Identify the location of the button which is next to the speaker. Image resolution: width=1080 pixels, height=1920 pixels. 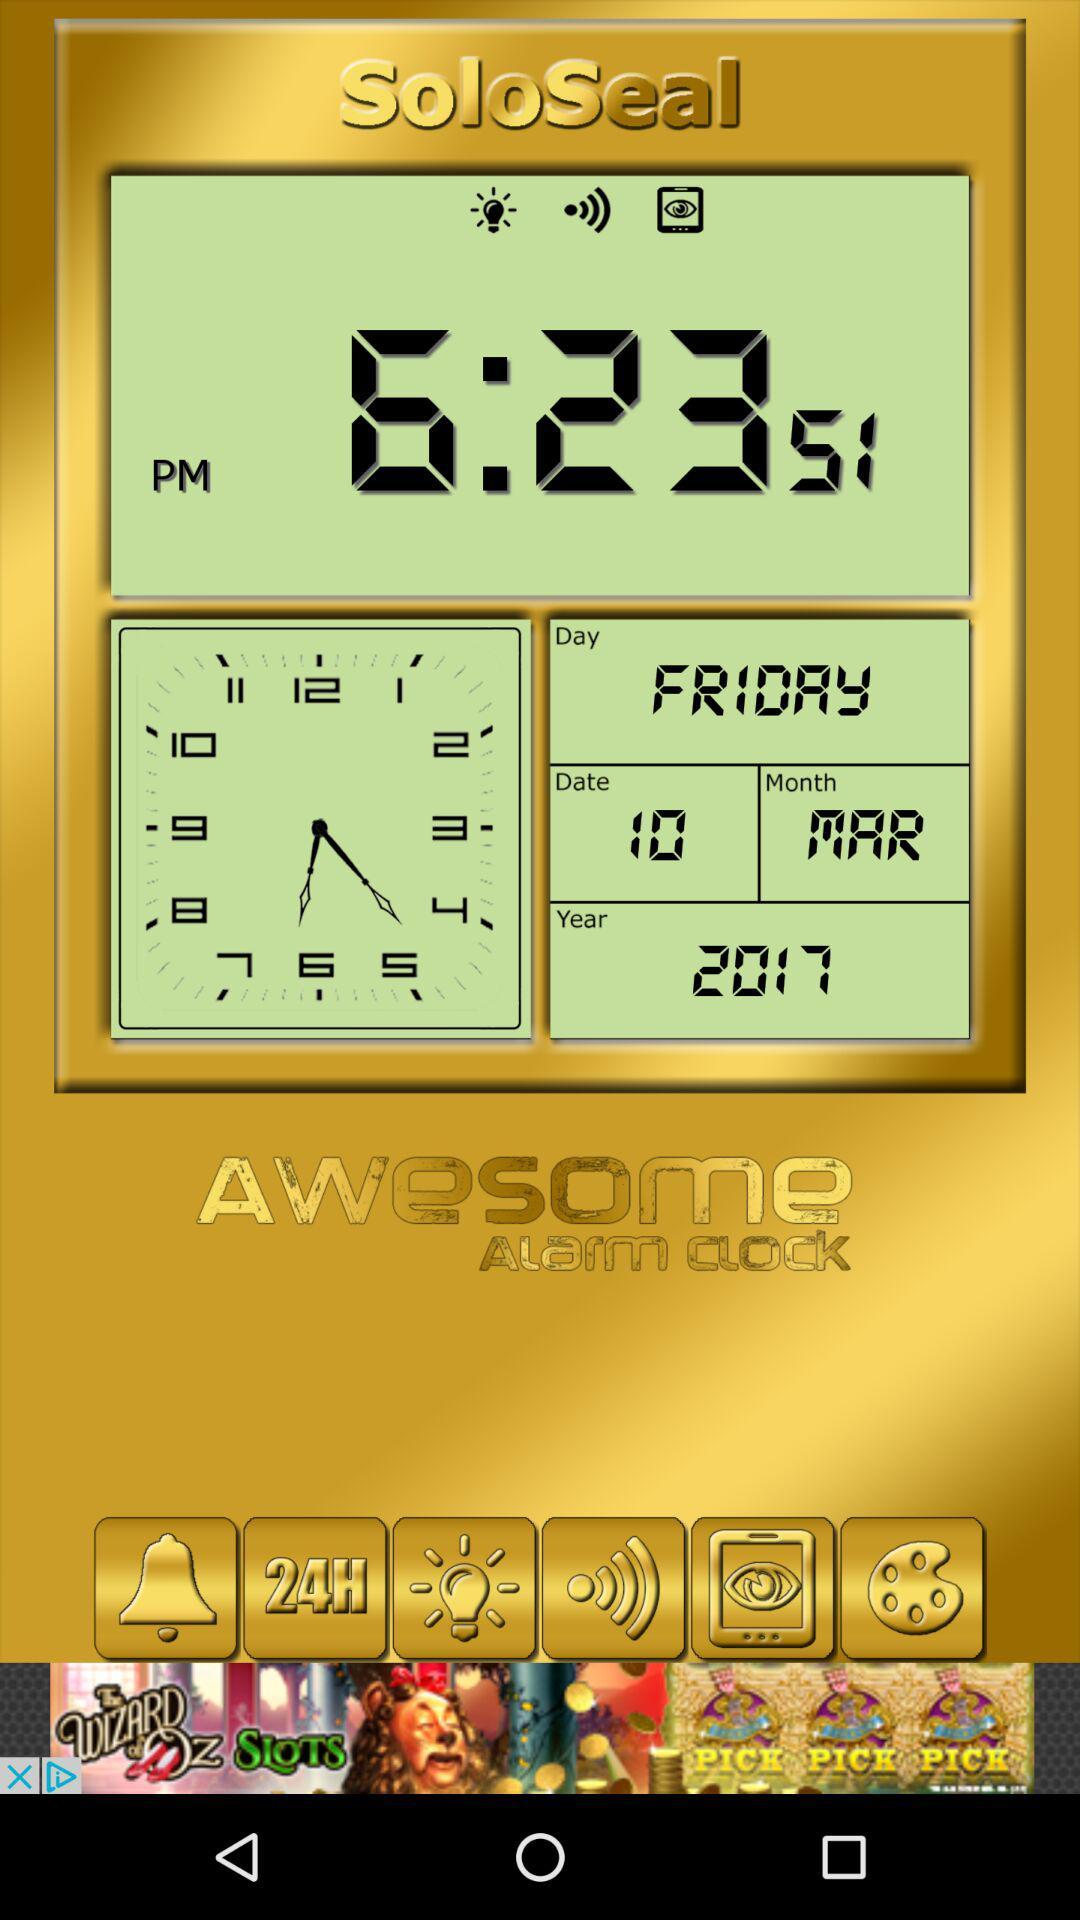
(680, 210).